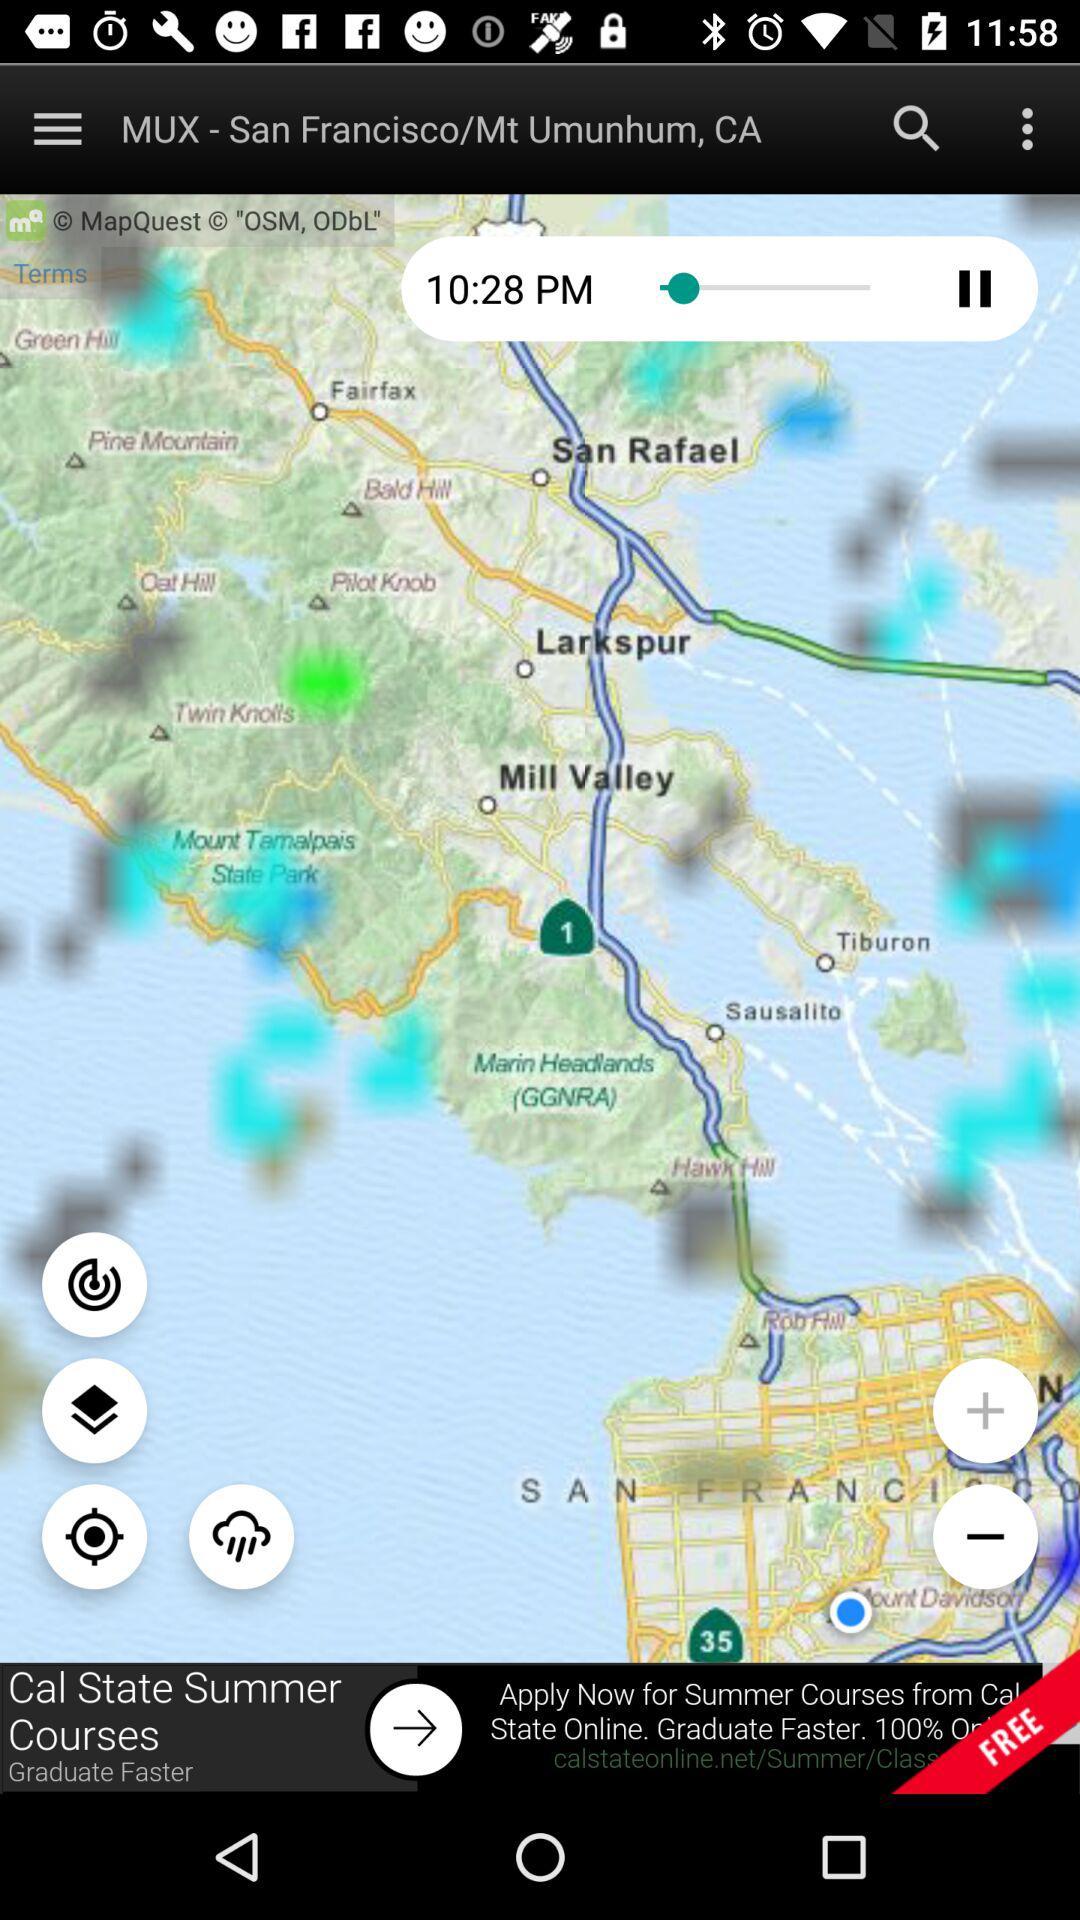 The width and height of the screenshot is (1080, 1920). Describe the element at coordinates (240, 1535) in the screenshot. I see `check weather` at that location.